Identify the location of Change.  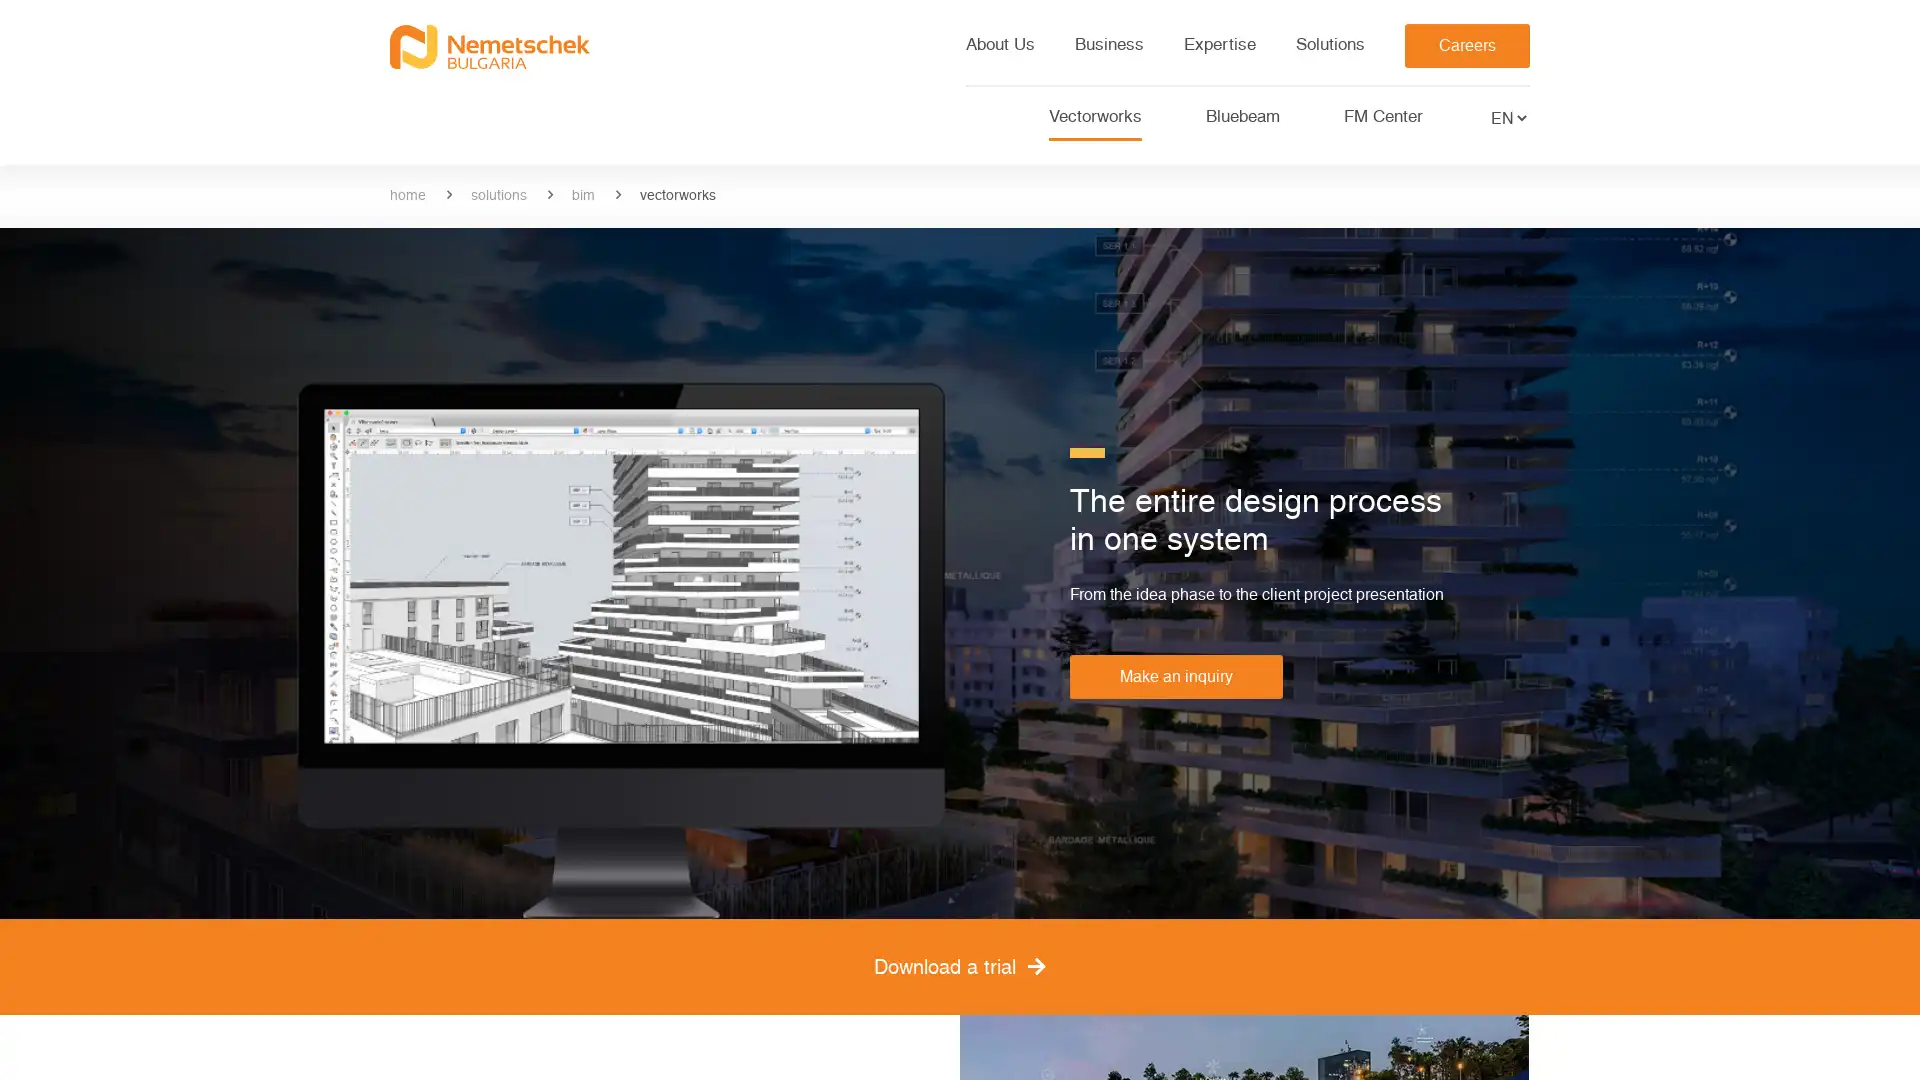
(1526, 123).